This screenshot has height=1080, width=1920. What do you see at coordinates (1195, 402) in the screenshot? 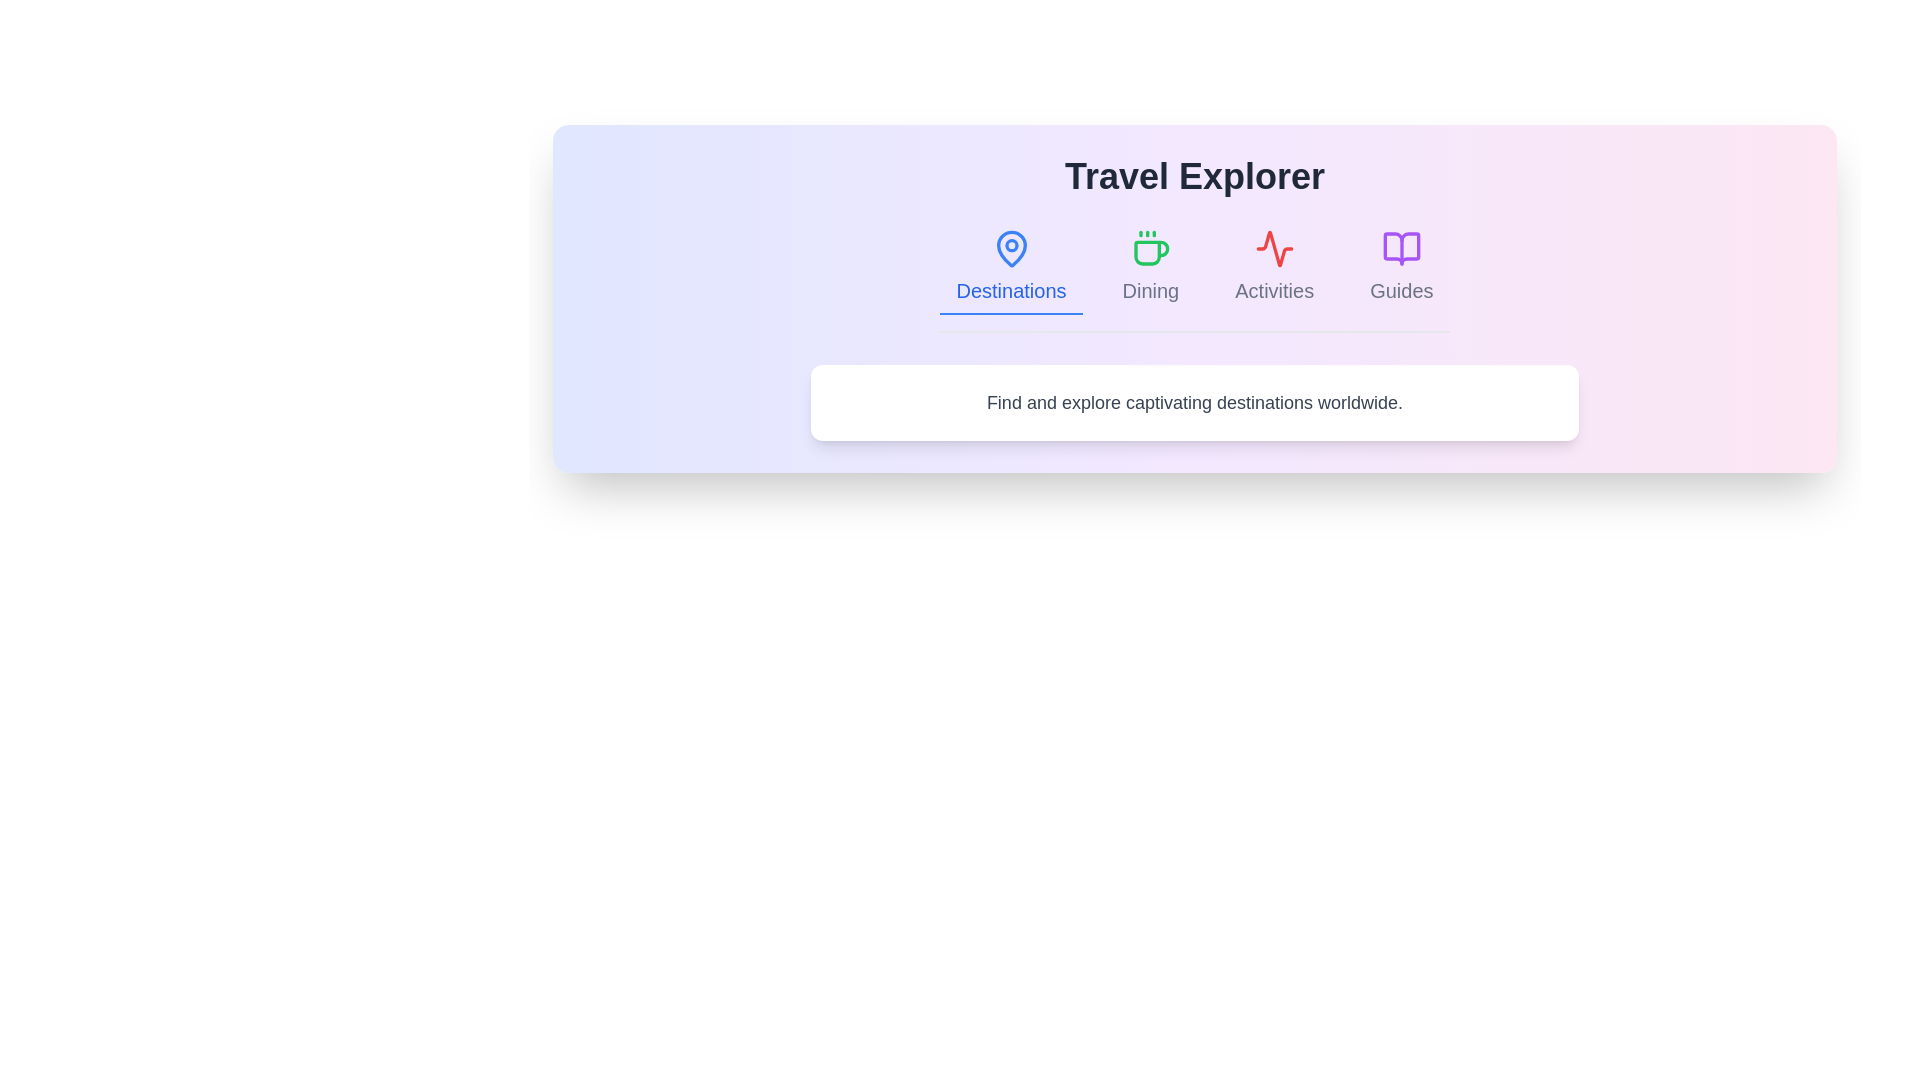
I see `the text 'Find and explore captivating destinations worldwide.' to select it` at bounding box center [1195, 402].